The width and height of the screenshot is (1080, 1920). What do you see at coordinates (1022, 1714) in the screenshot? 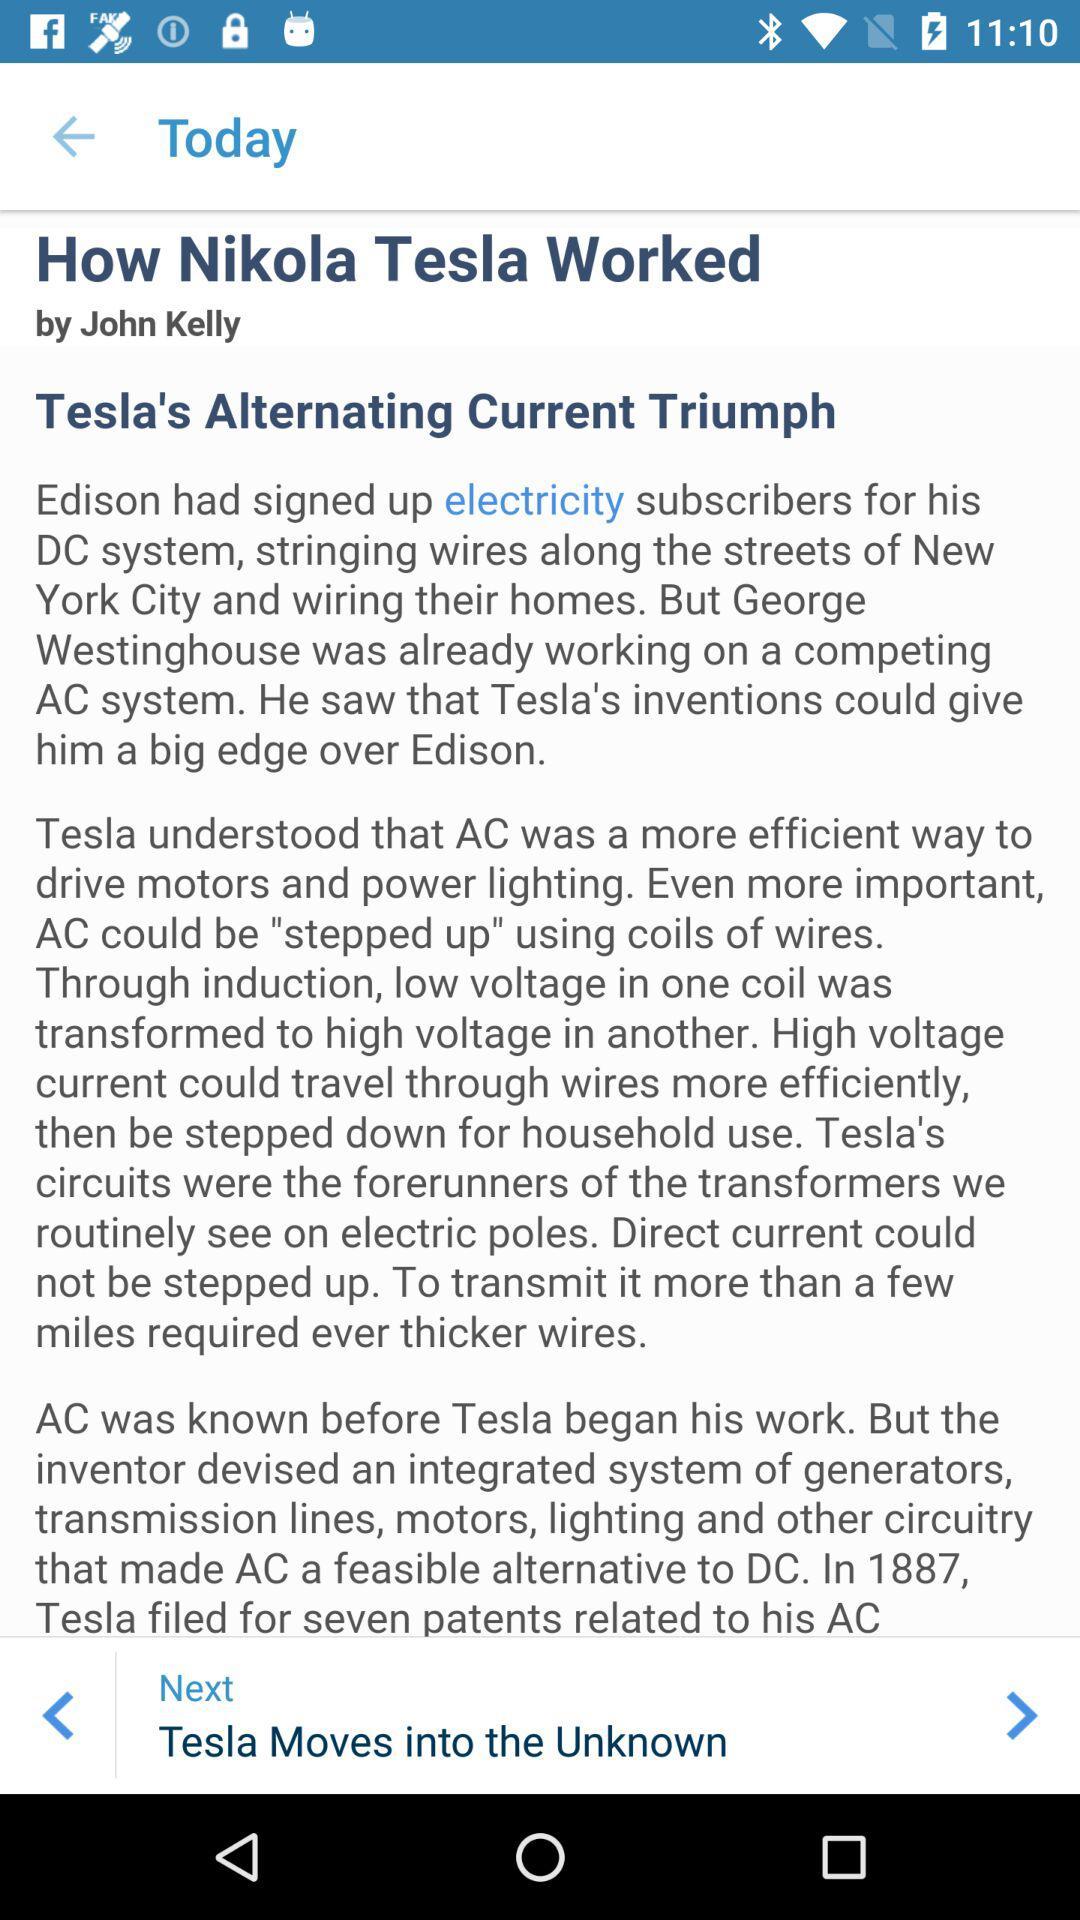
I see `go next button` at bounding box center [1022, 1714].